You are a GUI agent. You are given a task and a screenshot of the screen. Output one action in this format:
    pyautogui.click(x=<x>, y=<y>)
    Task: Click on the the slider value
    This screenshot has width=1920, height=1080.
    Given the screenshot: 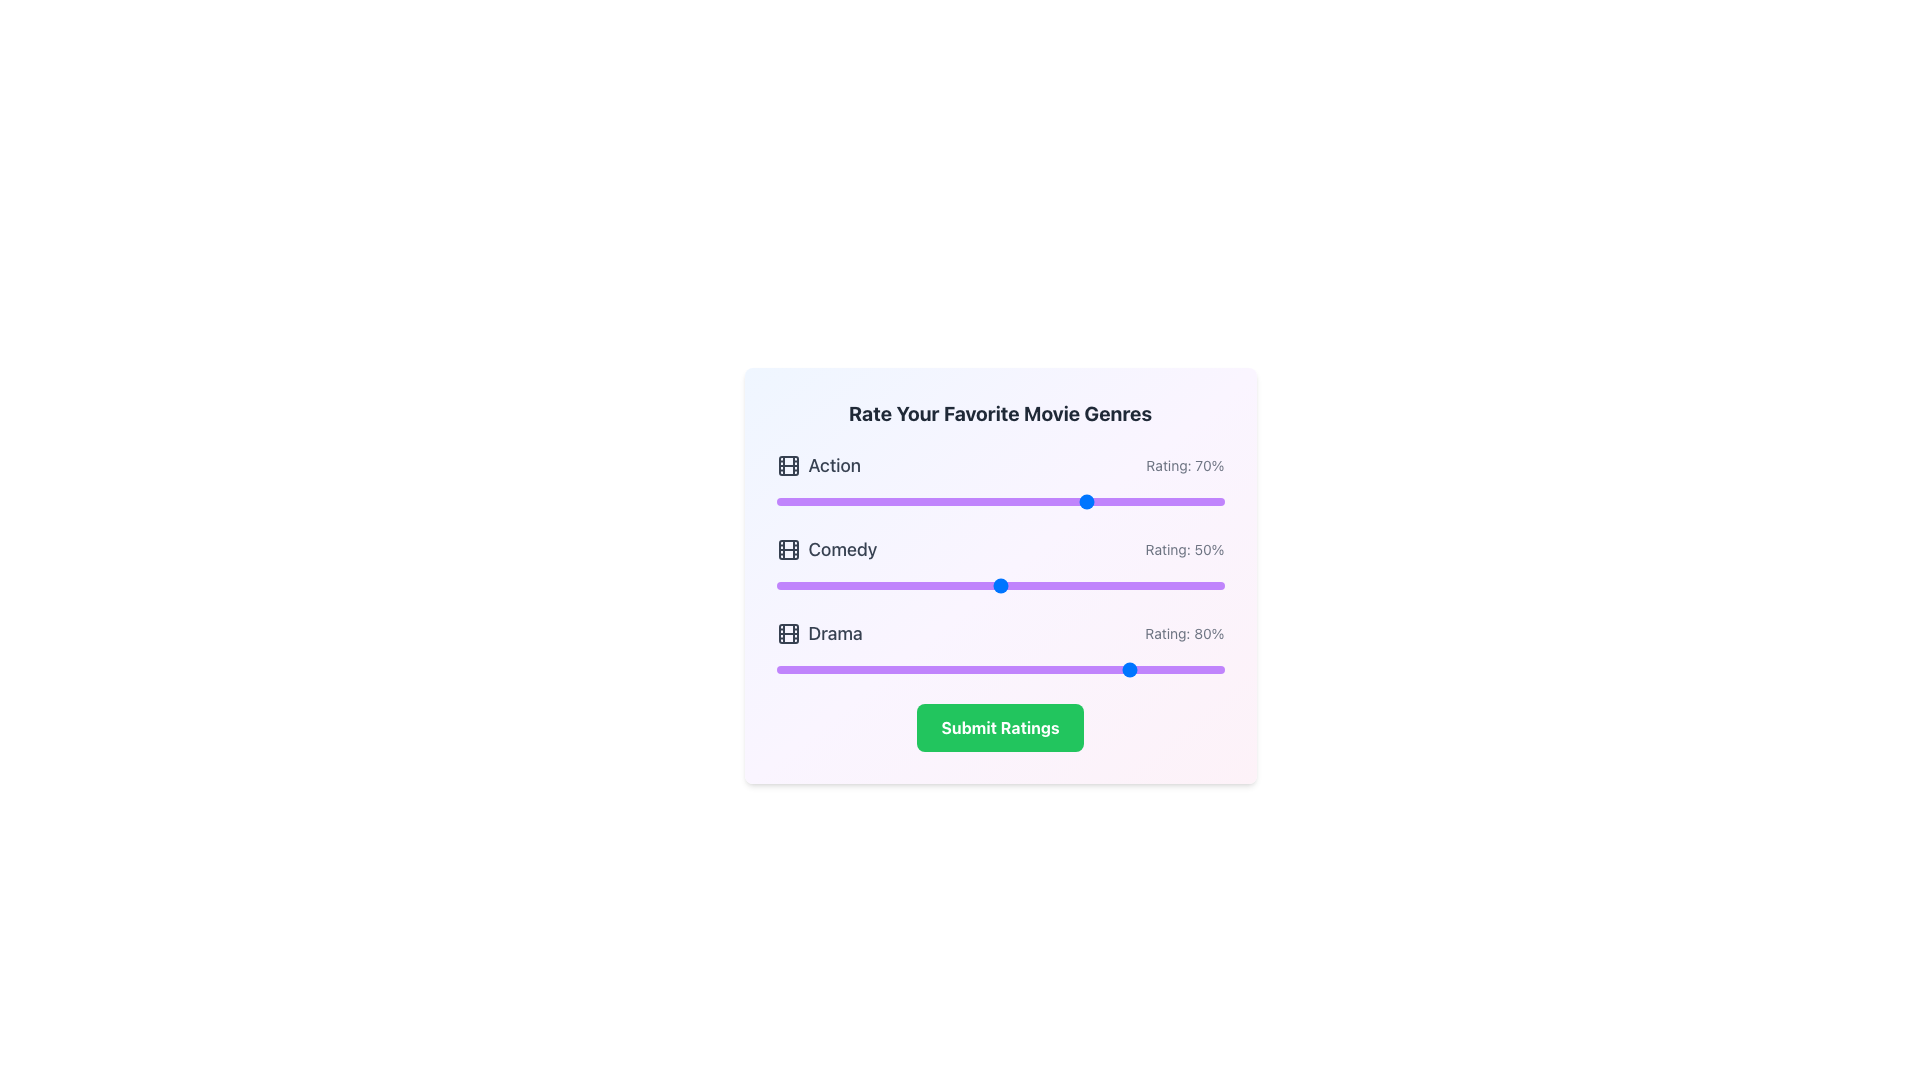 What is the action you would take?
    pyautogui.click(x=918, y=670)
    